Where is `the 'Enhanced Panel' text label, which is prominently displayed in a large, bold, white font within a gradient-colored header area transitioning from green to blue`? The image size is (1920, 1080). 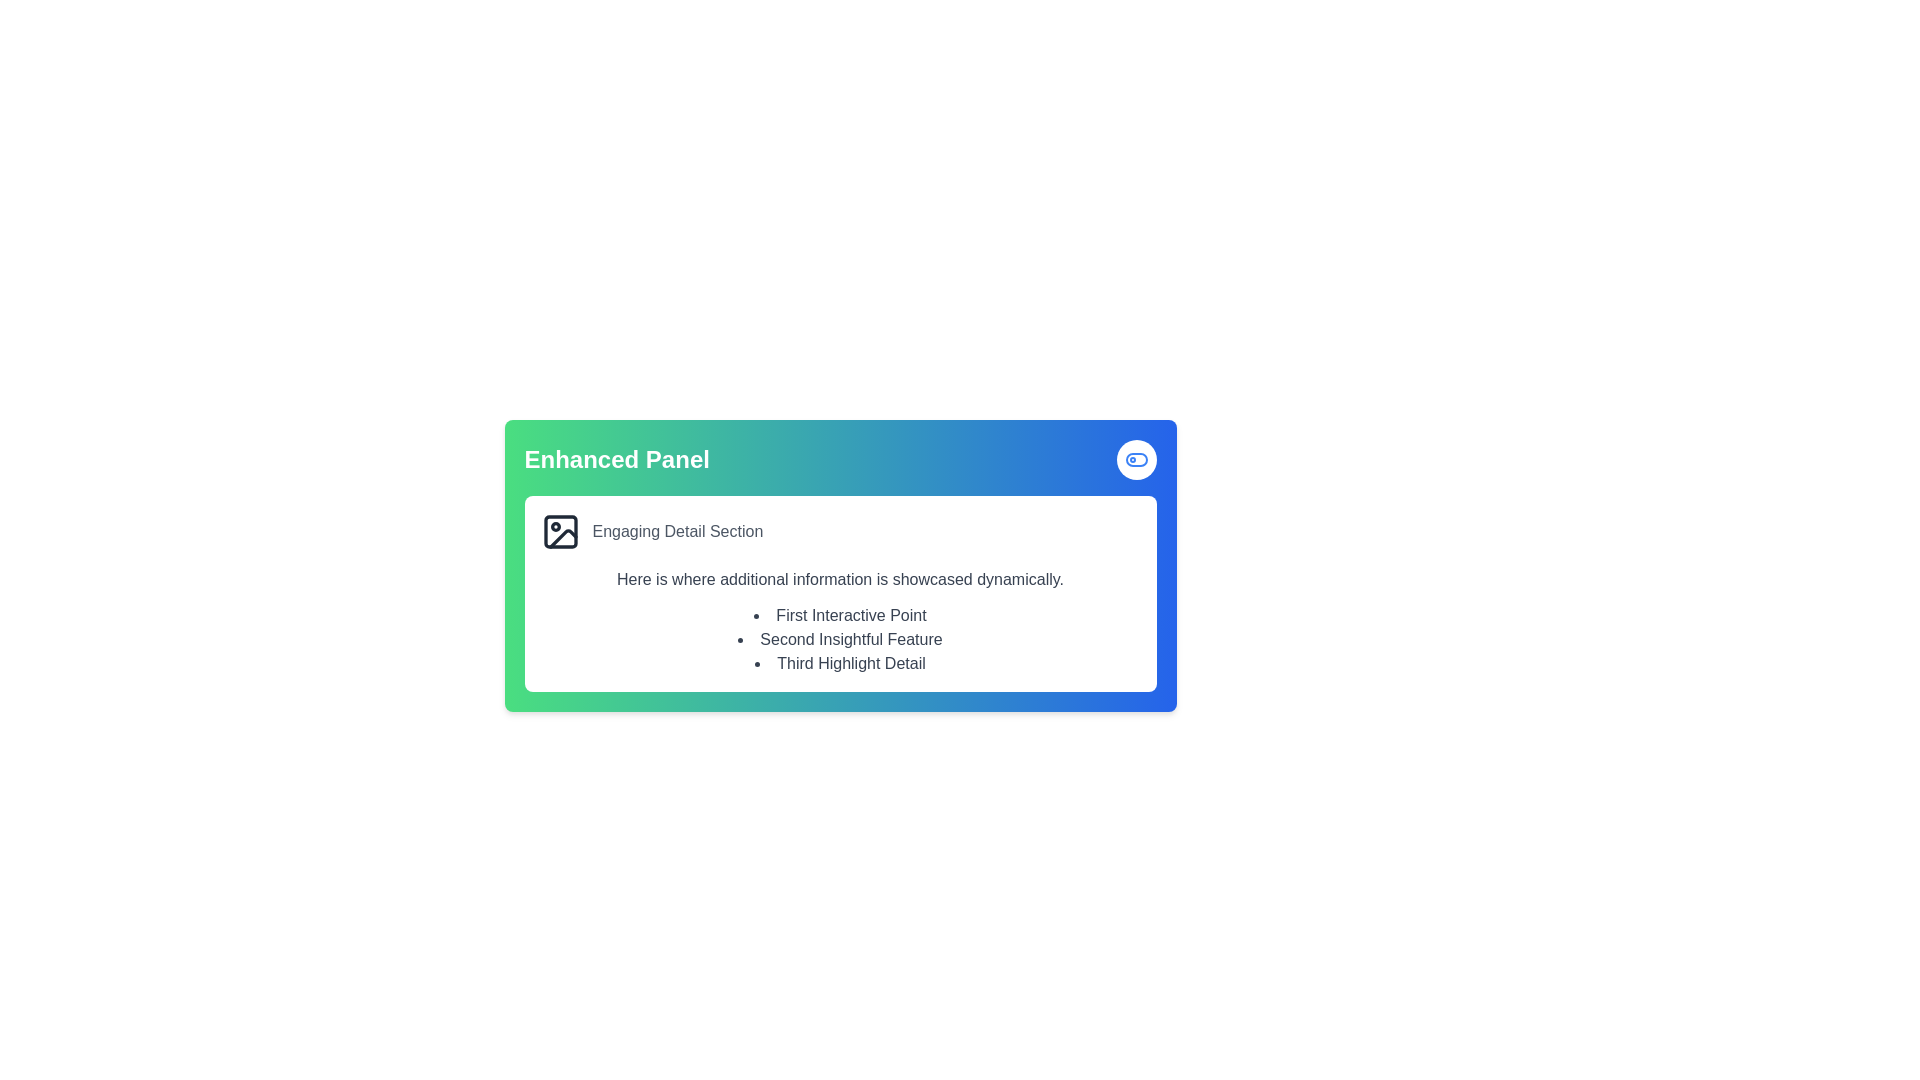 the 'Enhanced Panel' text label, which is prominently displayed in a large, bold, white font within a gradient-colored header area transitioning from green to blue is located at coordinates (616, 459).